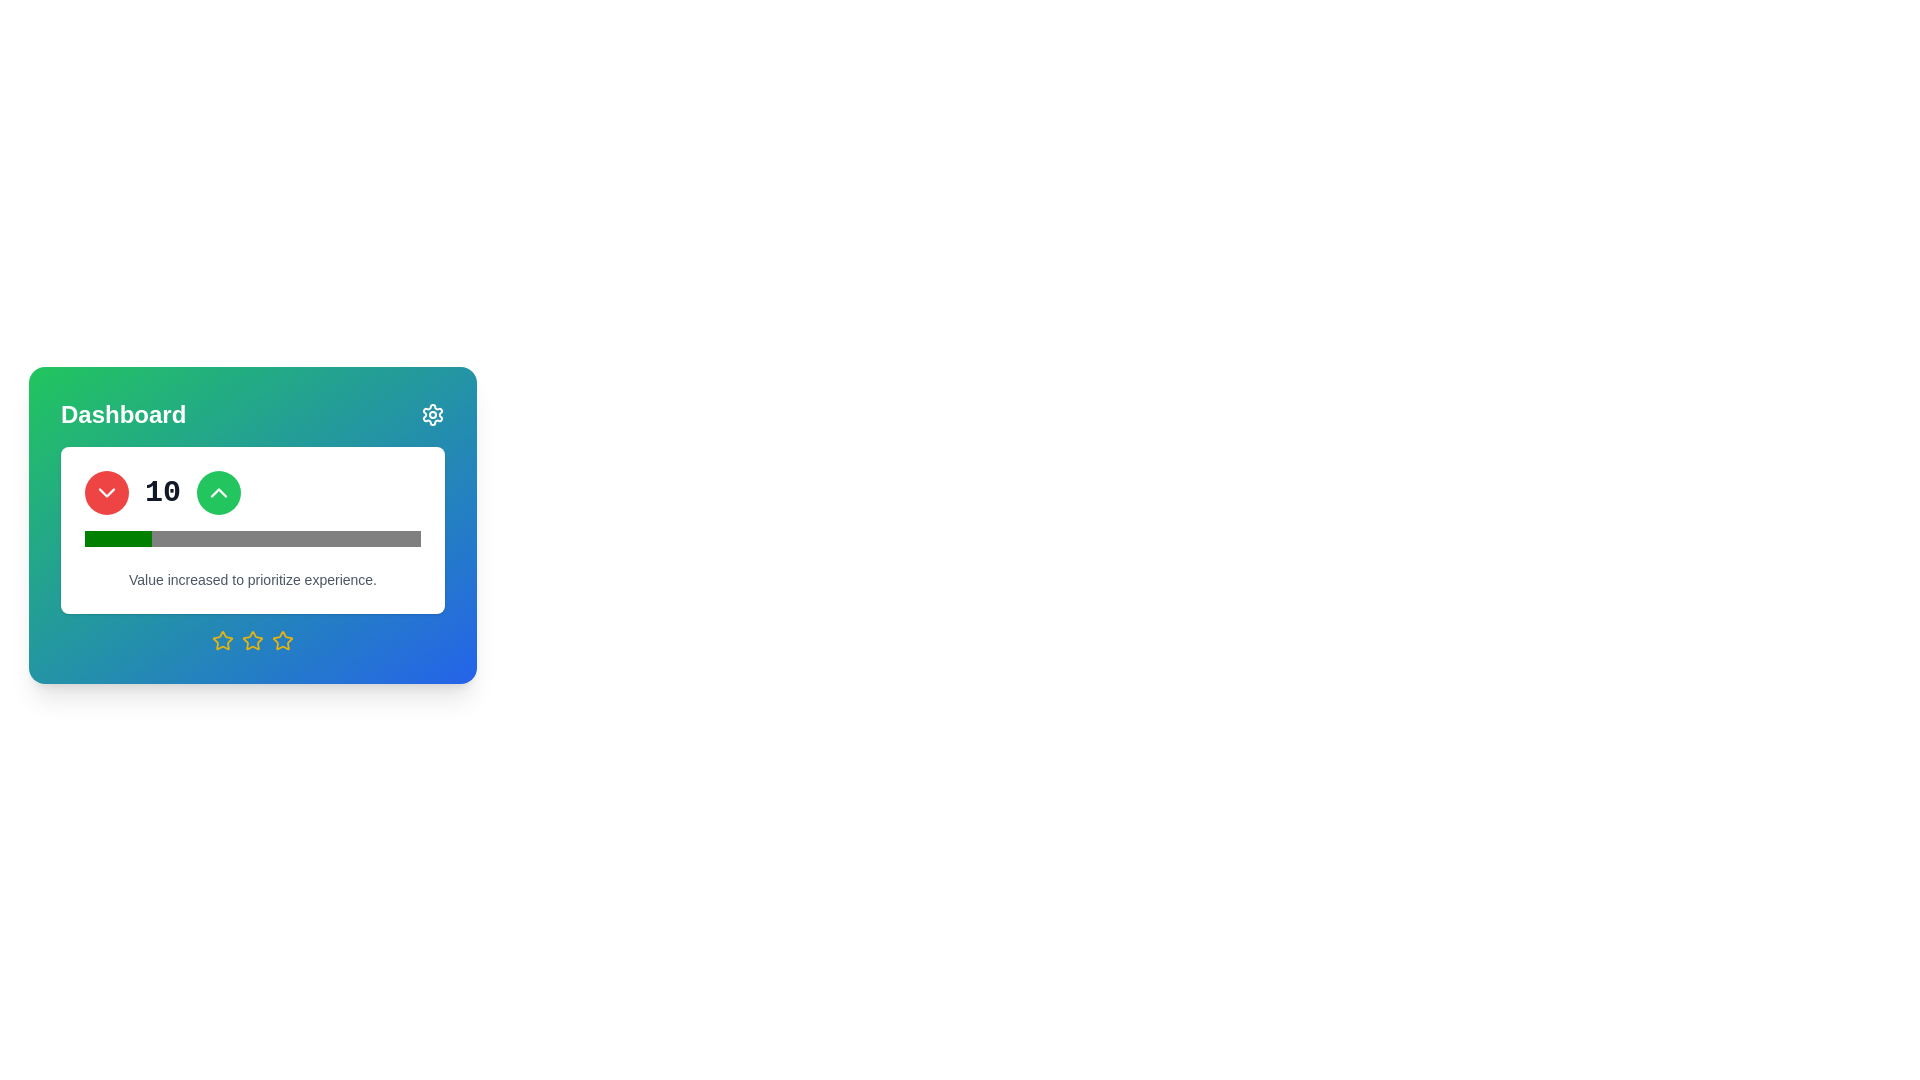 The image size is (1920, 1080). Describe the element at coordinates (431, 414) in the screenshot. I see `the settings icon located` at that location.